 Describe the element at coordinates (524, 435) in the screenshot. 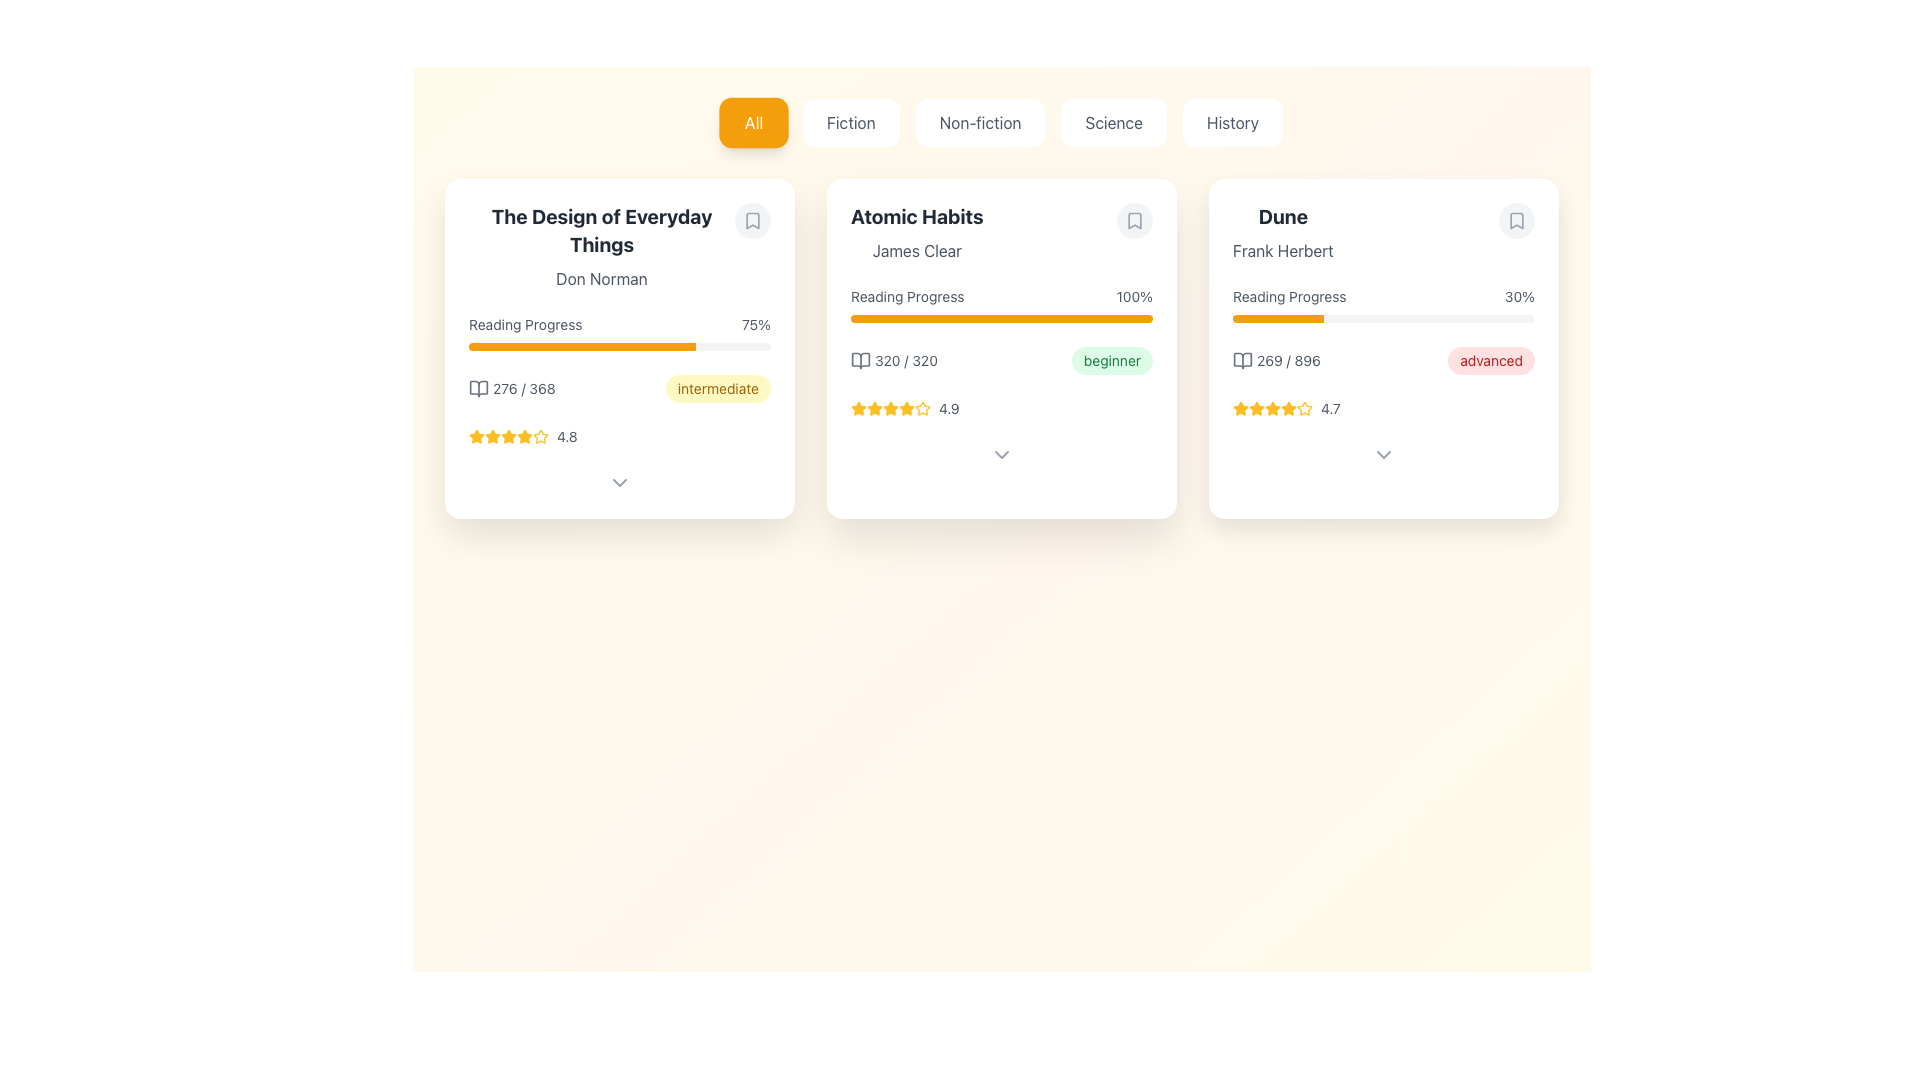

I see `the third star icon in the five-star rating system located in the ratings section of the card titled 'The Design of Everyday Things'` at that location.